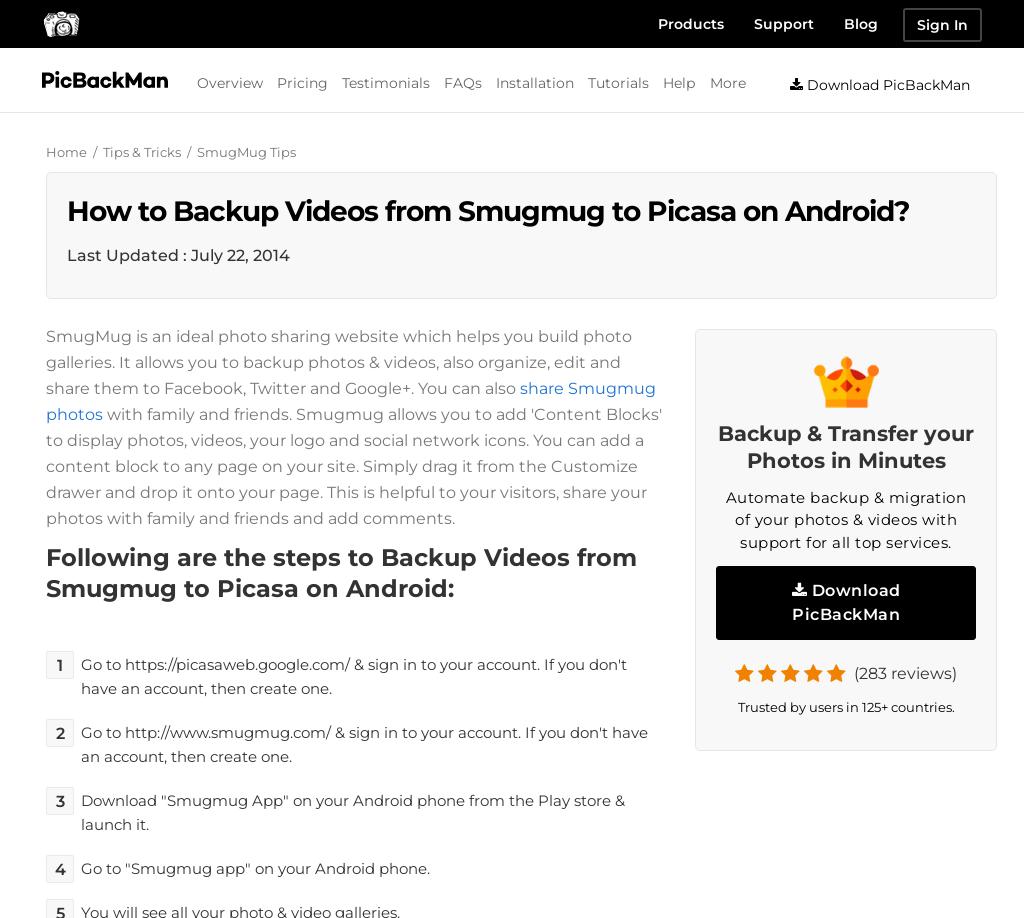 The height and width of the screenshot is (918, 1024). I want to click on 'Go to https://picasaweb.google.com/ & sign in to your account. If you don't have an account, then create one.', so click(353, 676).